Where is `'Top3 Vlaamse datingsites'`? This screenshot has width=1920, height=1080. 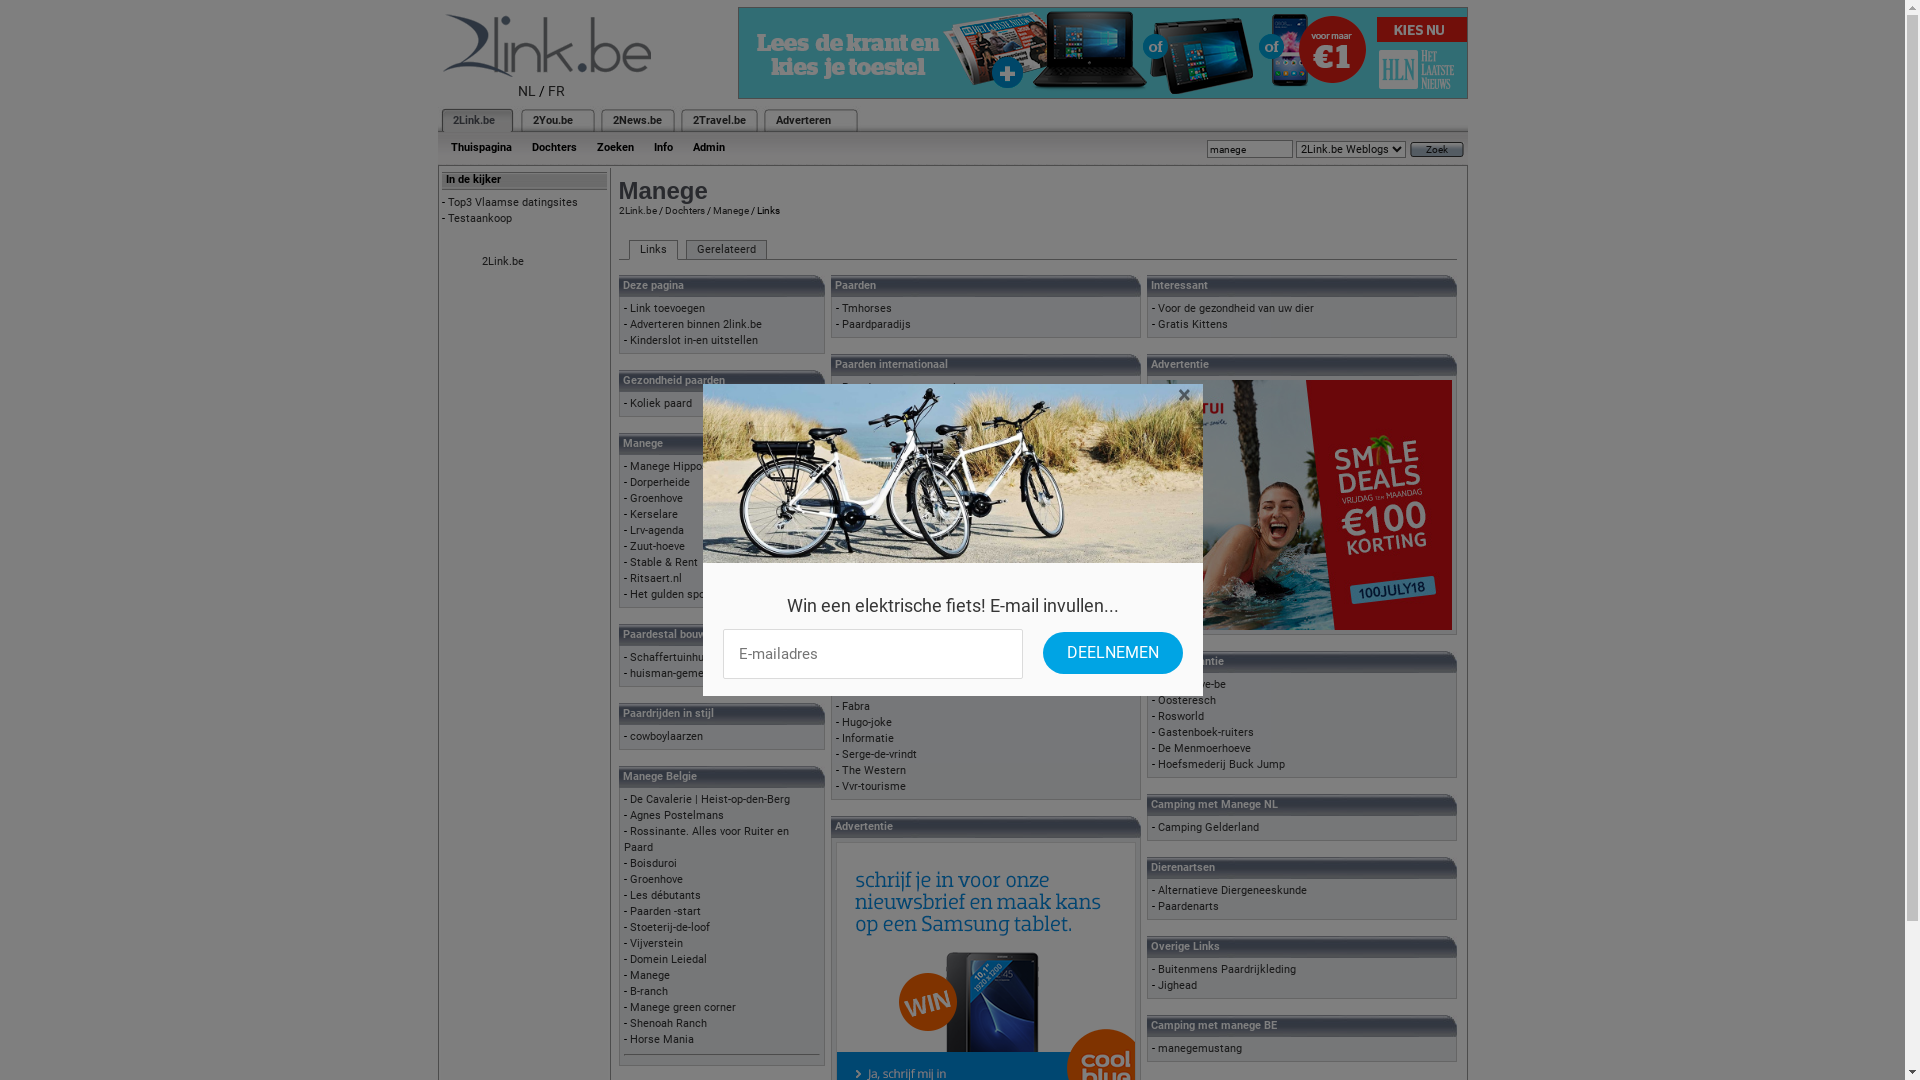
'Top3 Vlaamse datingsites' is located at coordinates (513, 202).